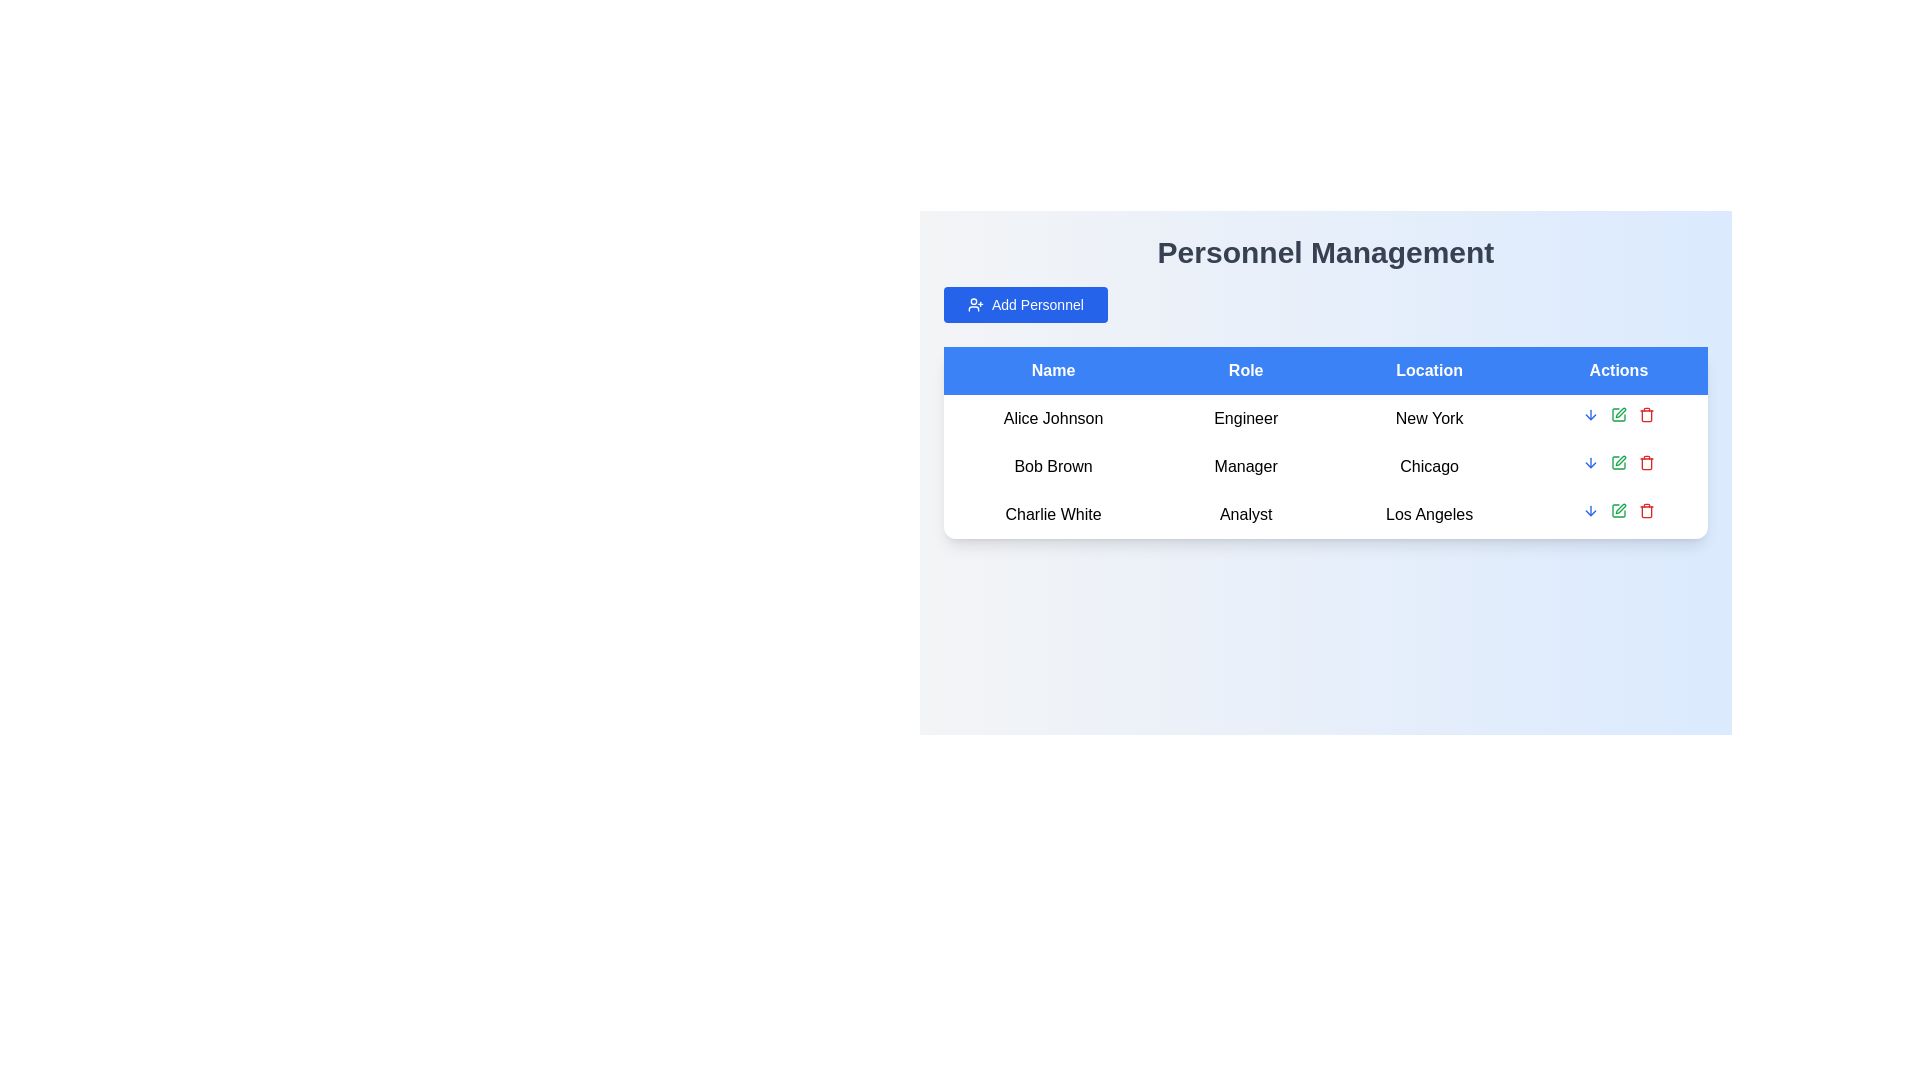 The height and width of the screenshot is (1080, 1920). I want to click on the edit icon (pen/pencil) located in the 'Actions' column for 'Bob Brown', so click(1620, 411).